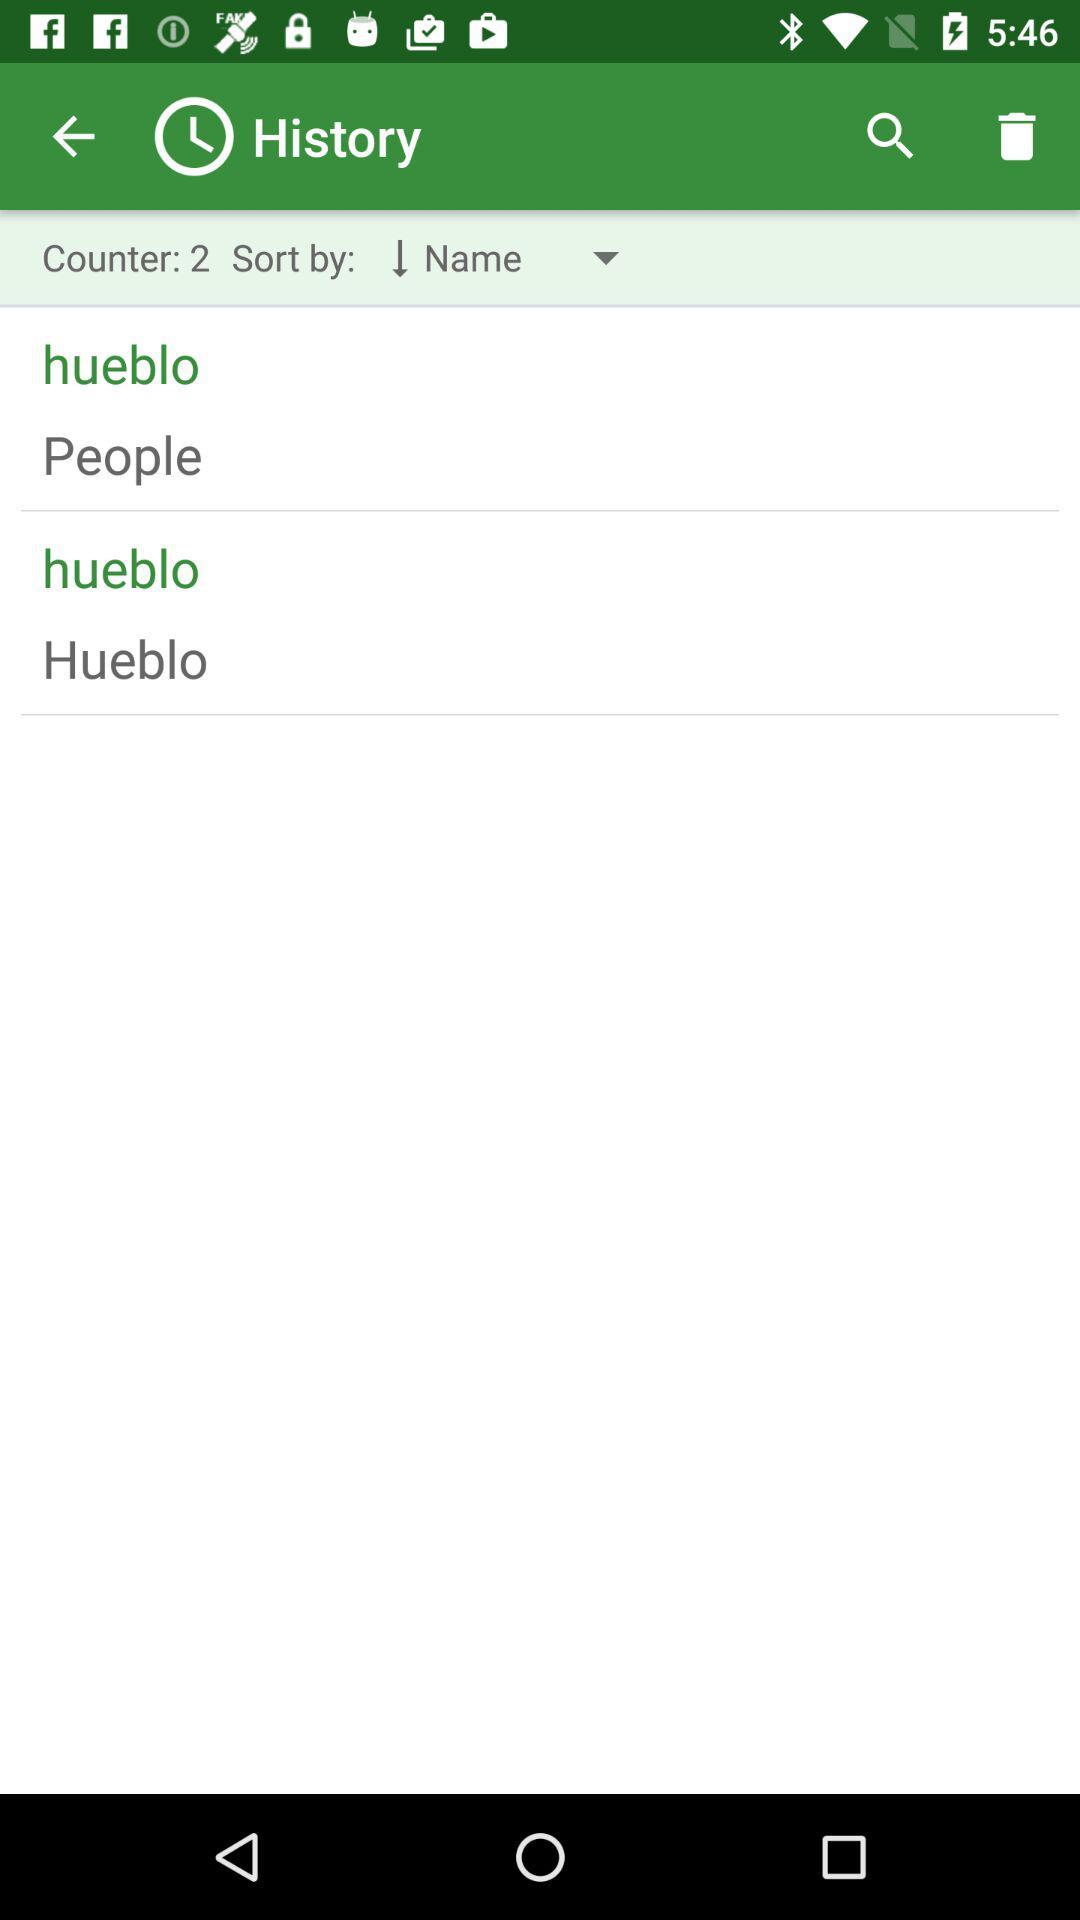 Image resolution: width=1080 pixels, height=1920 pixels. What do you see at coordinates (511, 256) in the screenshot?
I see `the drop down with text name` at bounding box center [511, 256].